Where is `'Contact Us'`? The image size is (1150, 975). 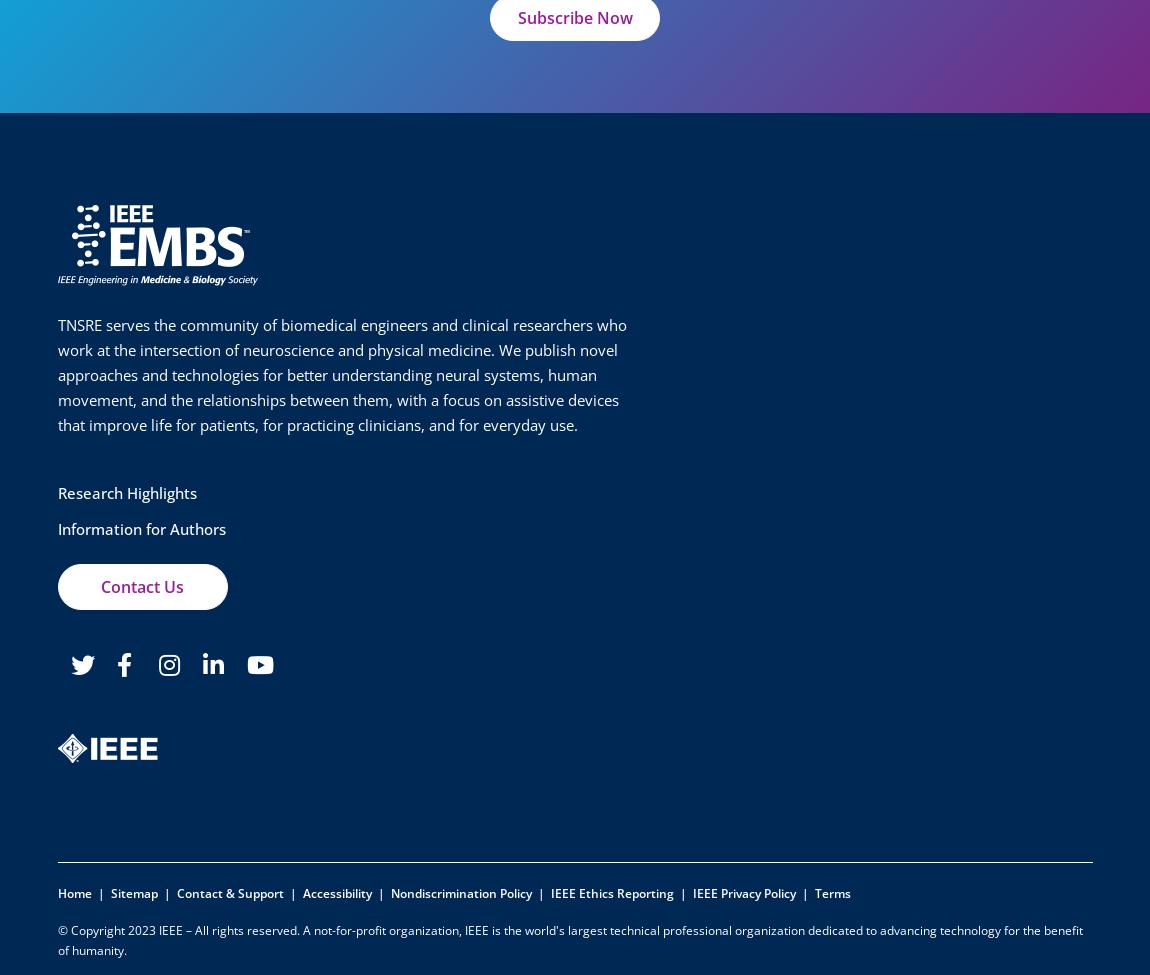 'Contact Us' is located at coordinates (99, 587).